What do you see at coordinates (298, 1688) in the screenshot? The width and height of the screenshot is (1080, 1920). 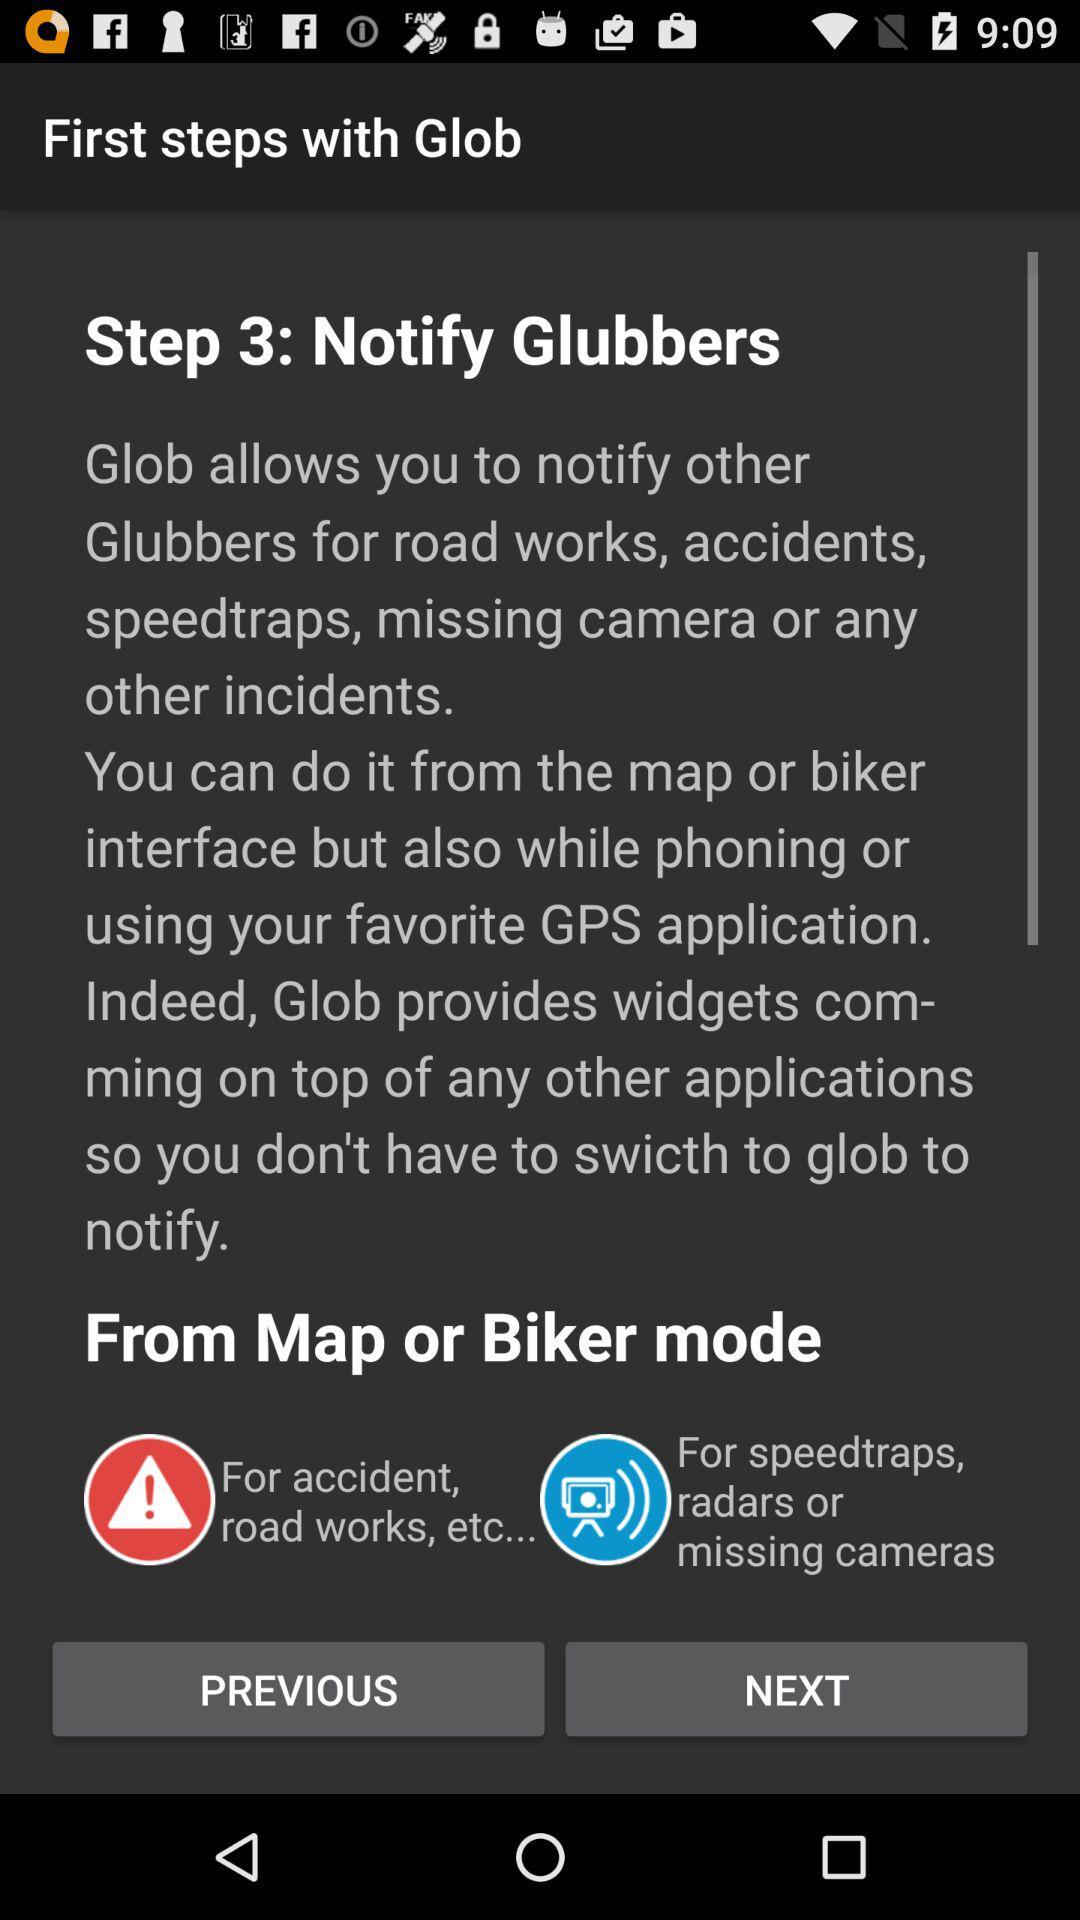 I see `the previous icon` at bounding box center [298, 1688].